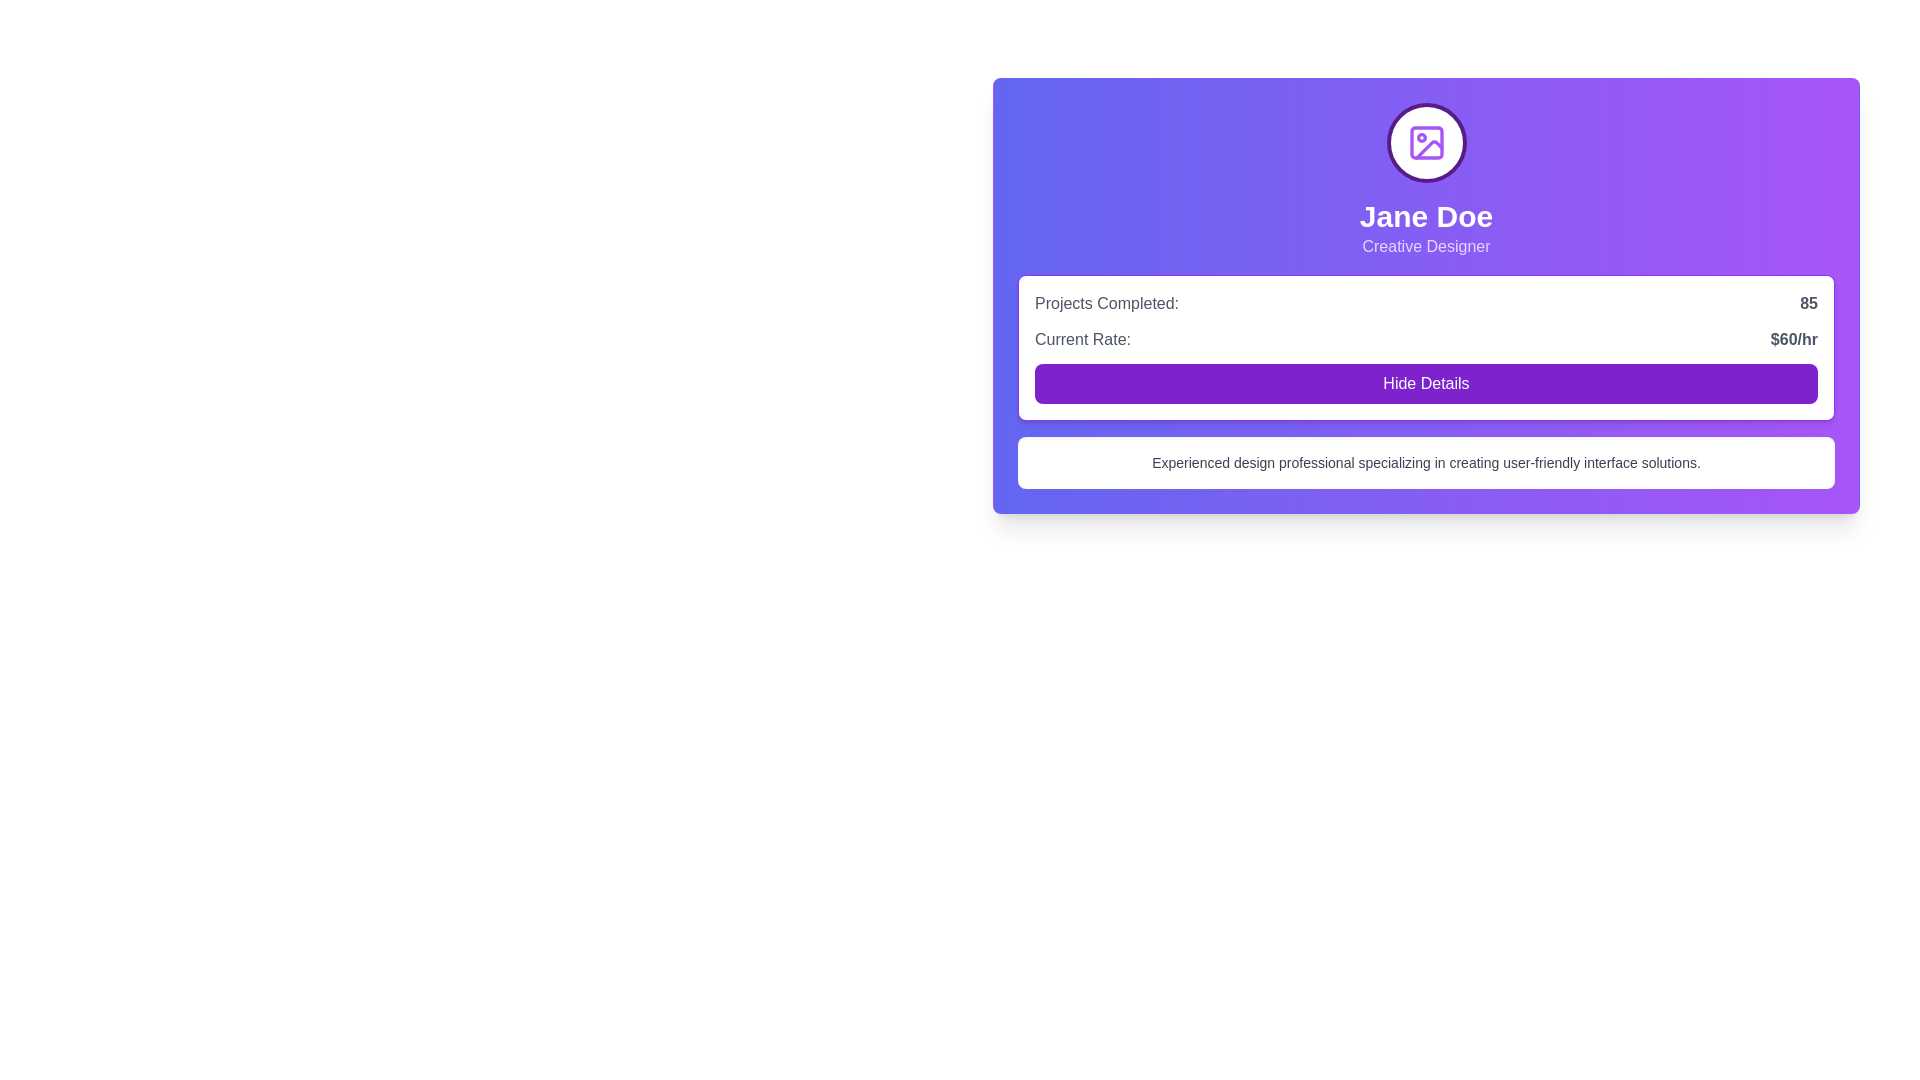 This screenshot has height=1080, width=1920. Describe the element at coordinates (1809, 304) in the screenshot. I see `the text element displaying the numeral '85', which is rendered in dark gray on a white background, located to the right of 'Projects Completed:' in the upper-middle area of the content card` at that location.